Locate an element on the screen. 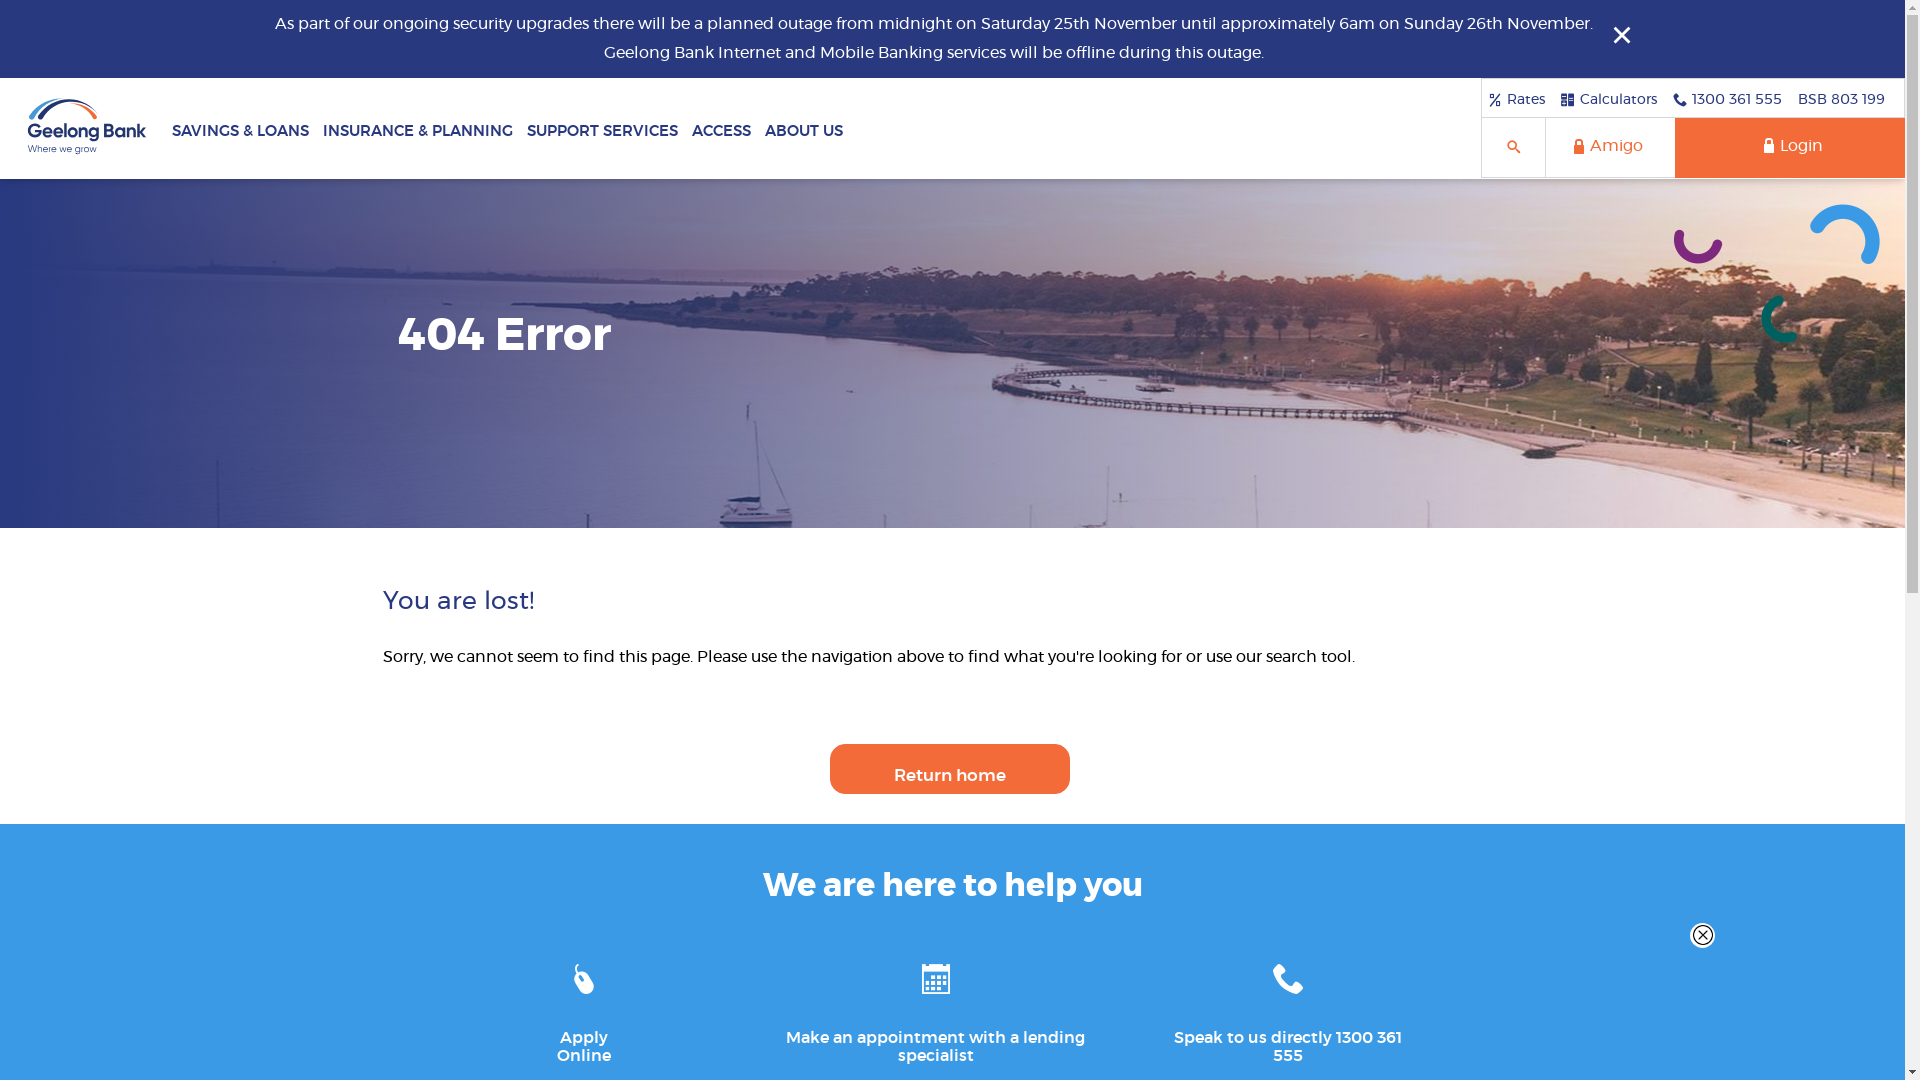 The image size is (1920, 1080). 'Calculators' is located at coordinates (1608, 99).